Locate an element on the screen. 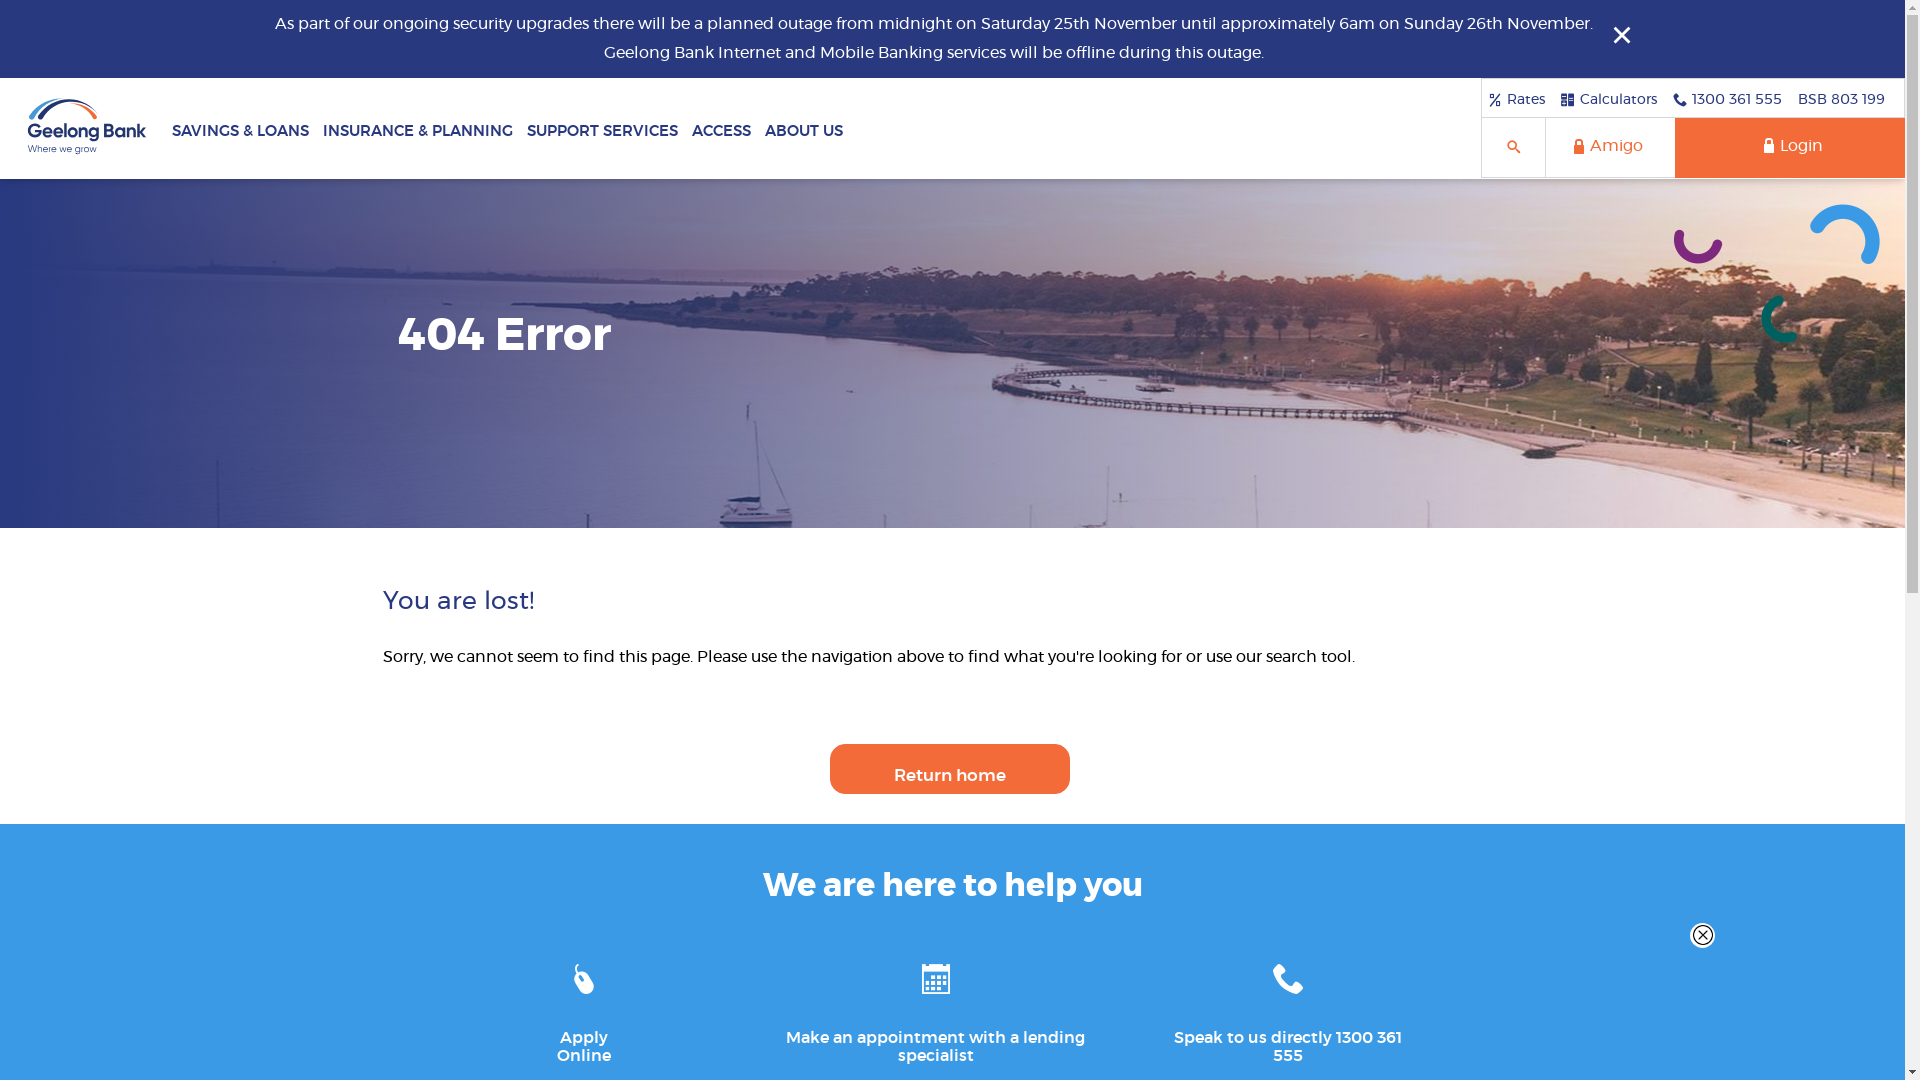 The image size is (1920, 1080). 'Calculators' is located at coordinates (1608, 99).